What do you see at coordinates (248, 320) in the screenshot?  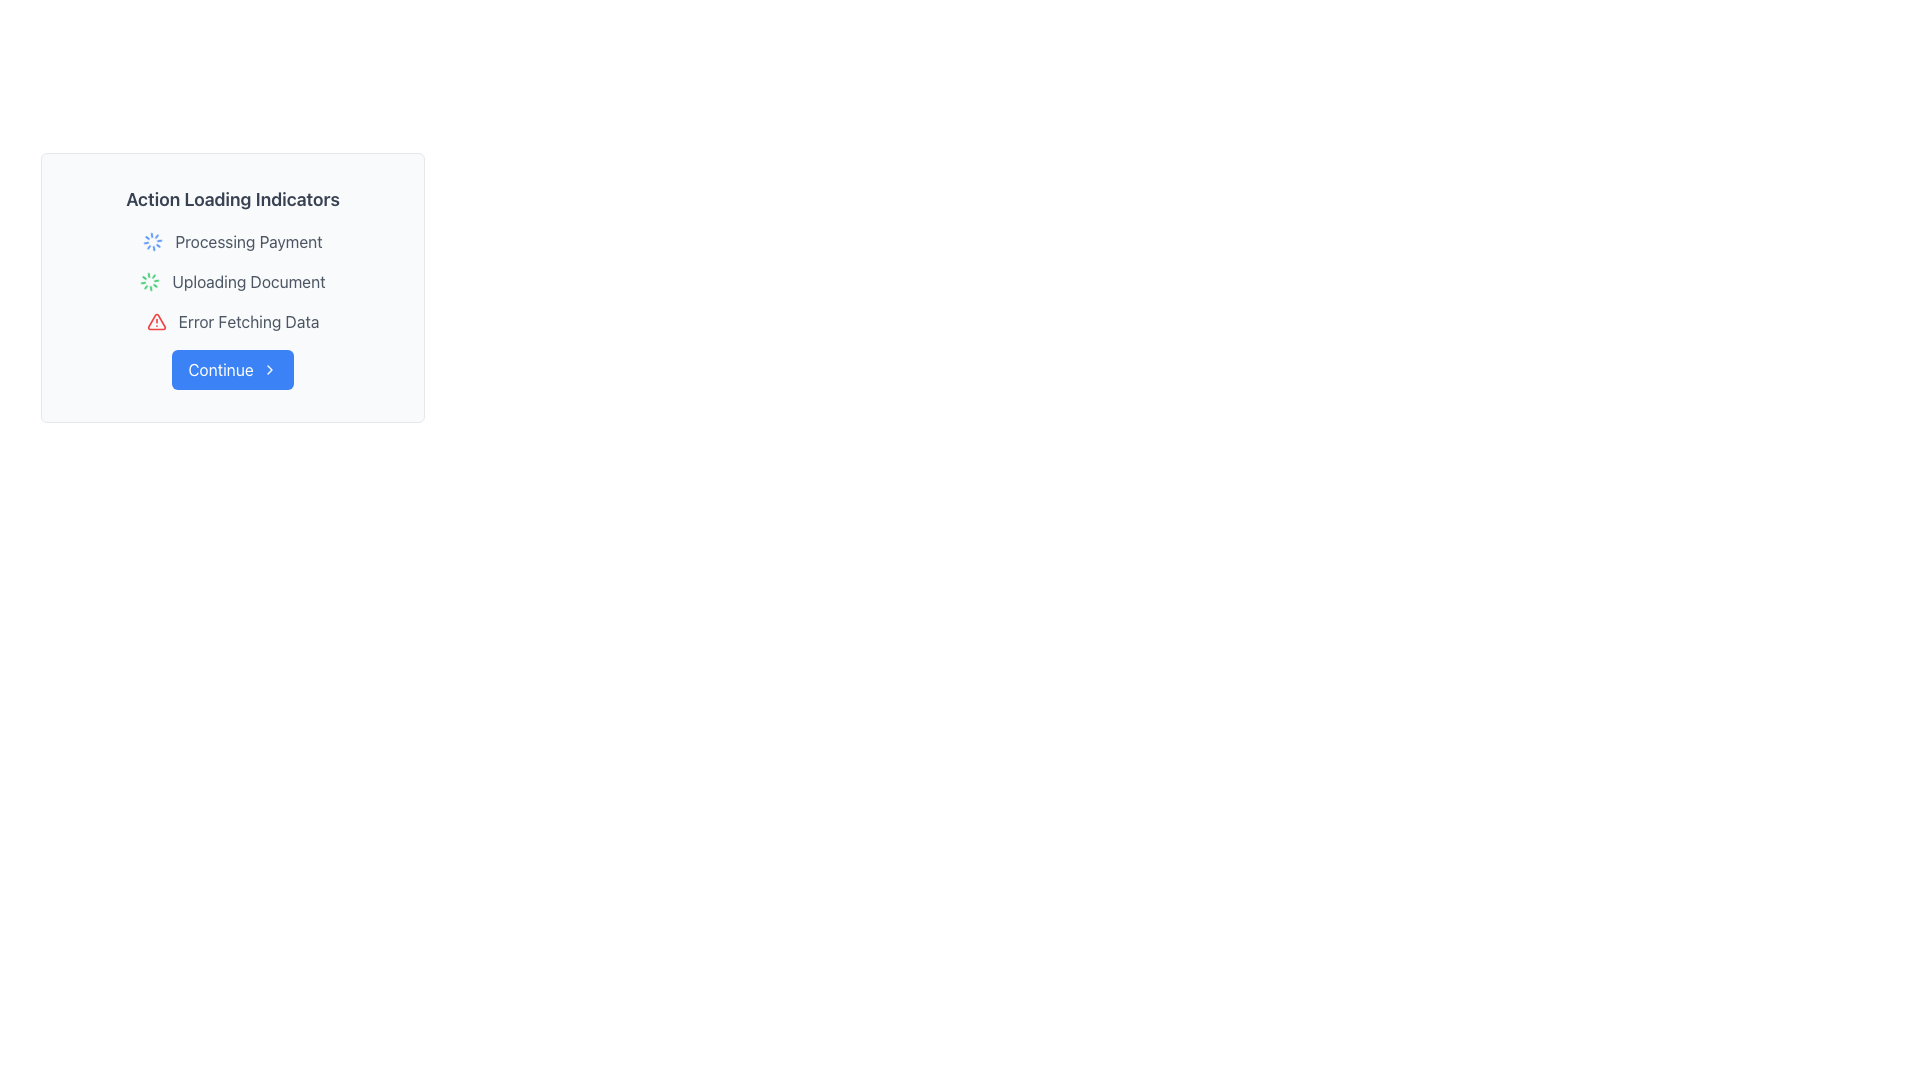 I see `the third text label that displays an error message, located under the 'Processing Payment' and 'Uploading Document' indicators, and above the 'Continue' button` at bounding box center [248, 320].